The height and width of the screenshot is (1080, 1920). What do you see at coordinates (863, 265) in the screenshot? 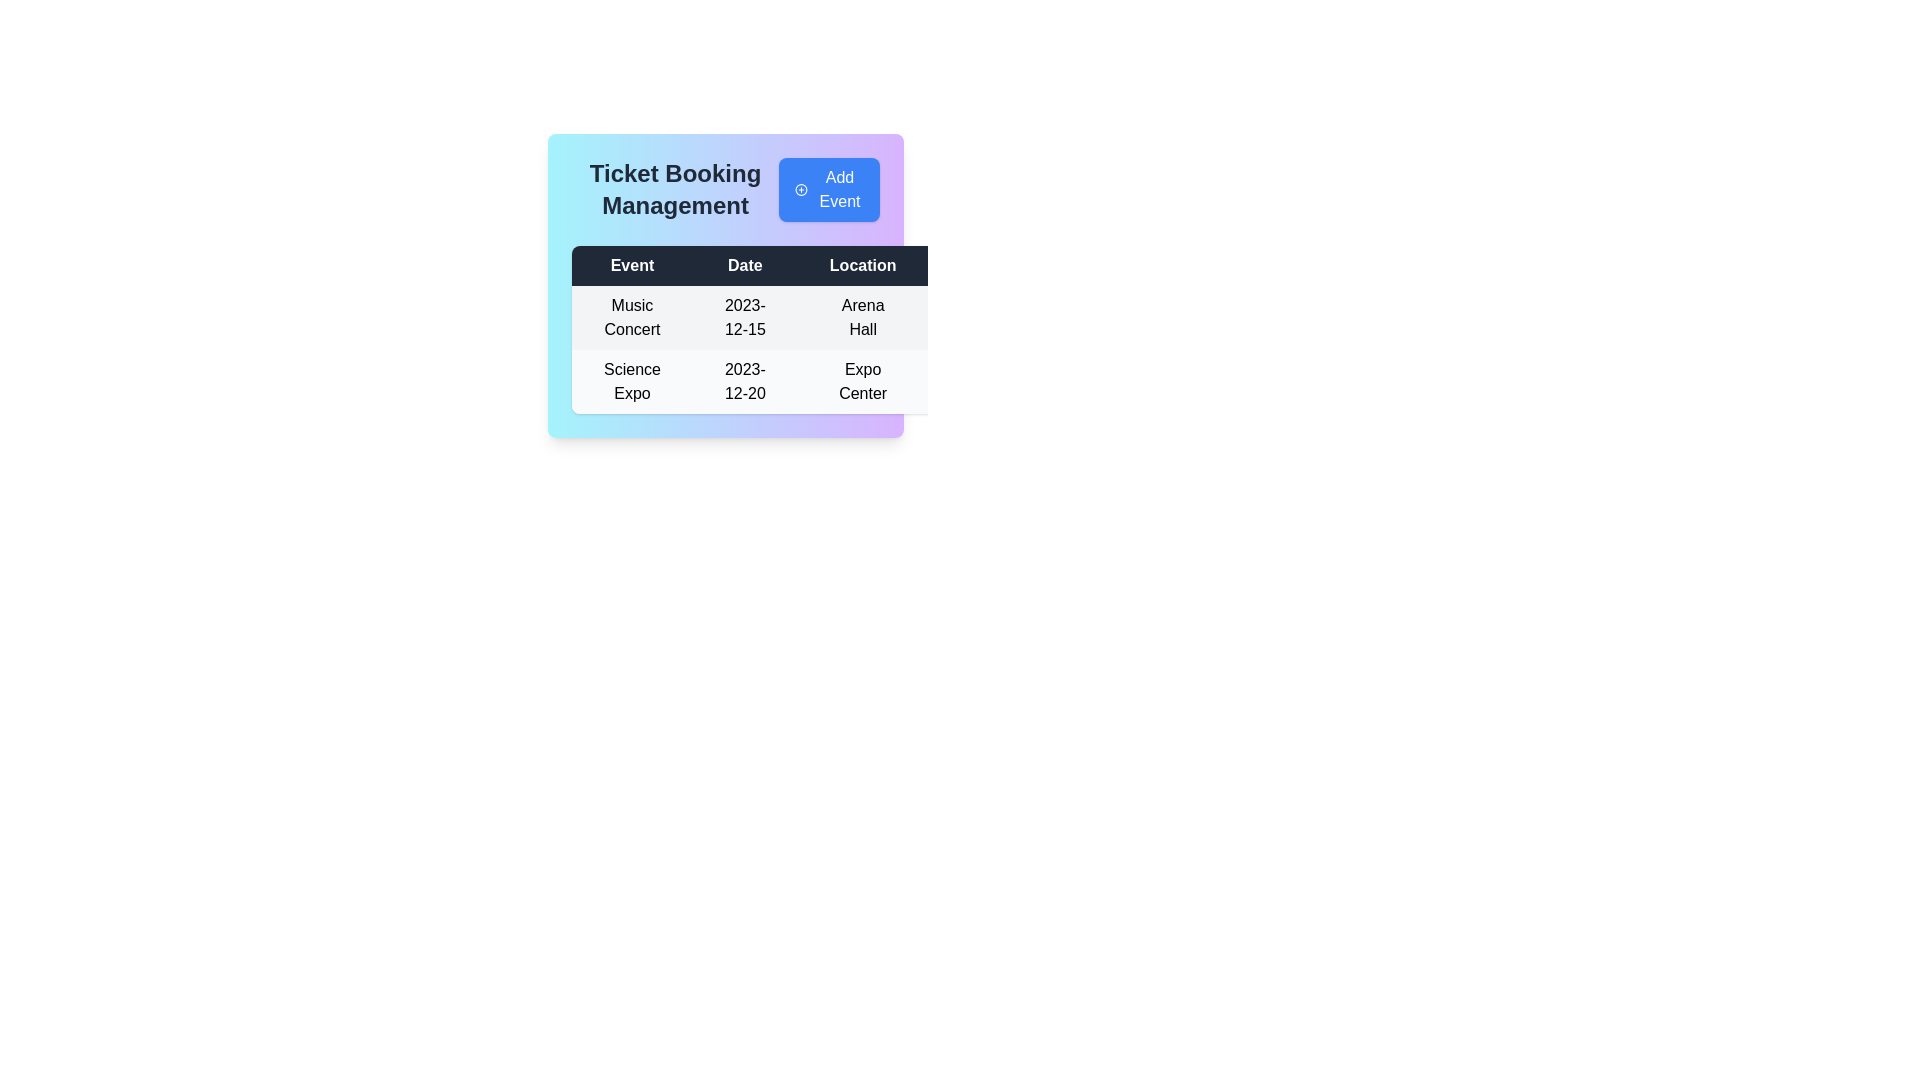
I see `the 'Location' column header text label, which is the third text label from the left in a row of five, positioned near the top of the table` at bounding box center [863, 265].